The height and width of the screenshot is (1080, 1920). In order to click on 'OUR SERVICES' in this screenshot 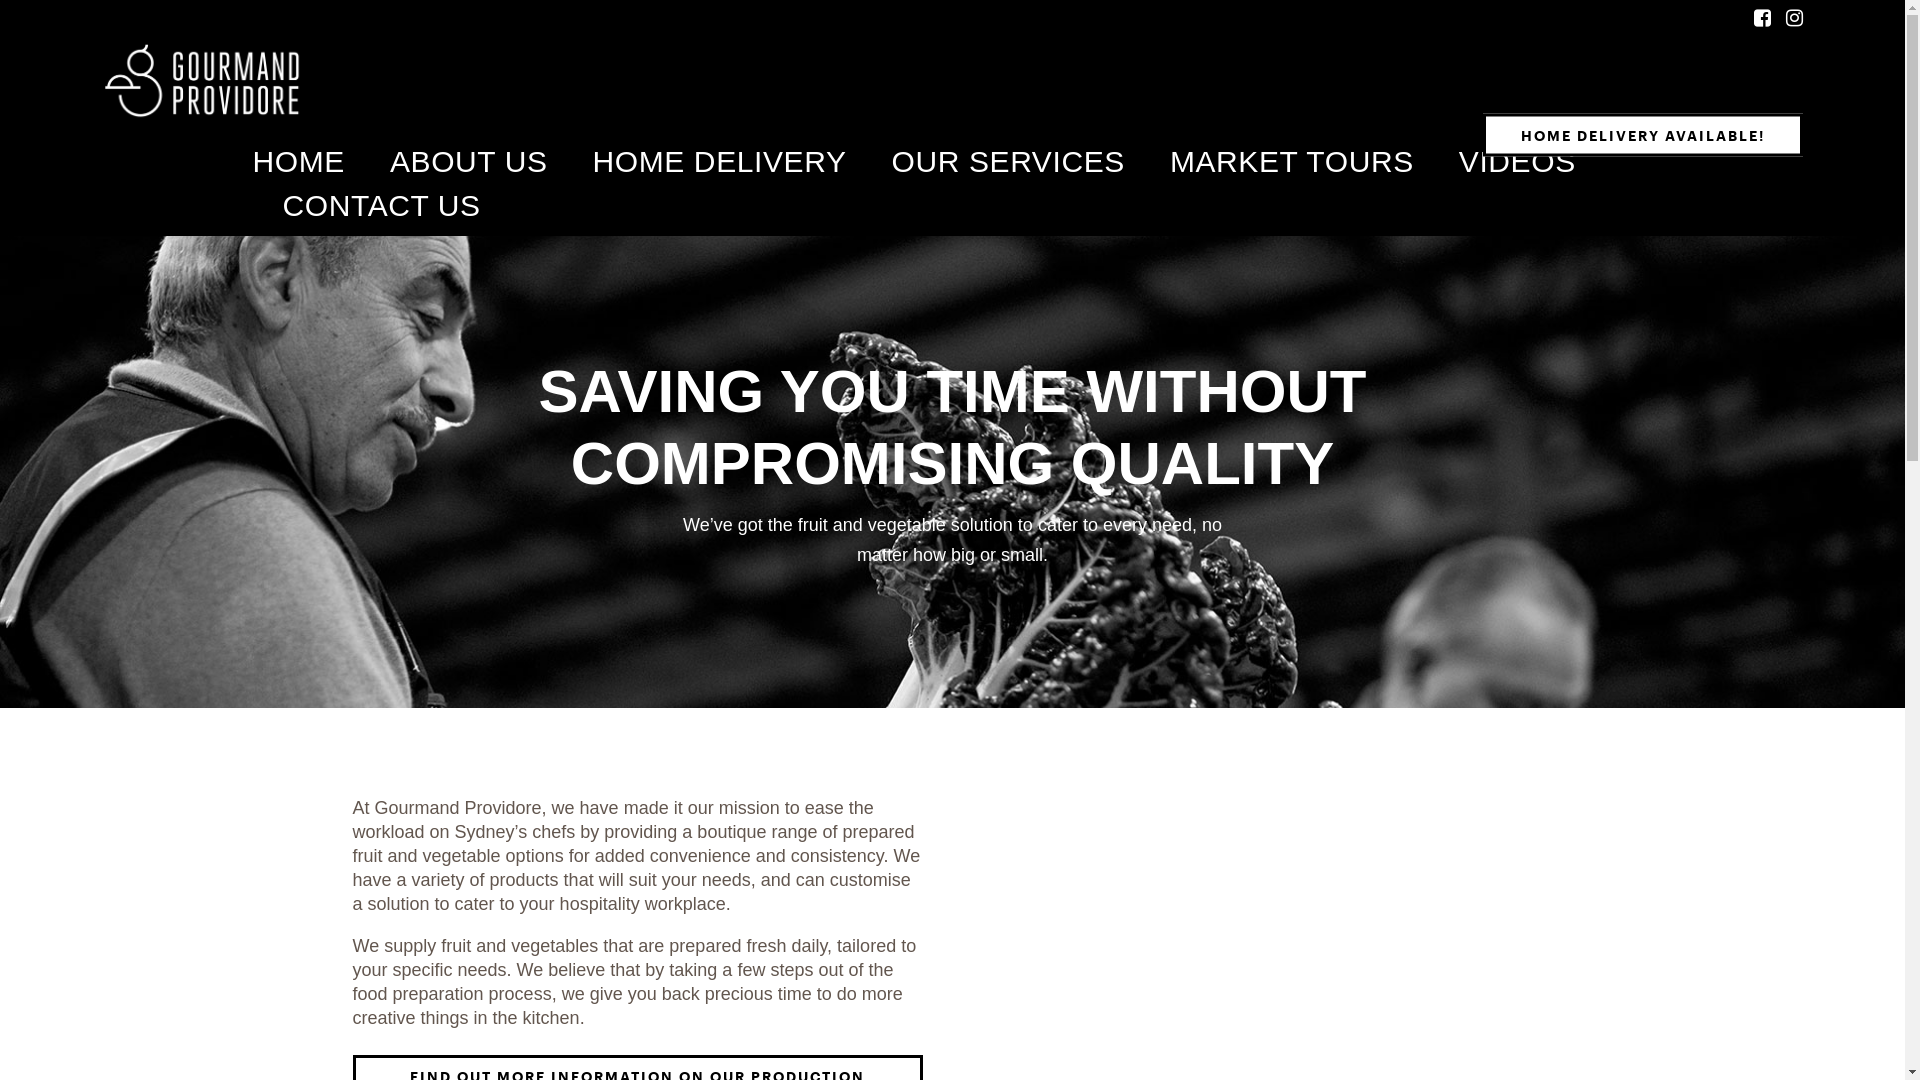, I will do `click(891, 161)`.